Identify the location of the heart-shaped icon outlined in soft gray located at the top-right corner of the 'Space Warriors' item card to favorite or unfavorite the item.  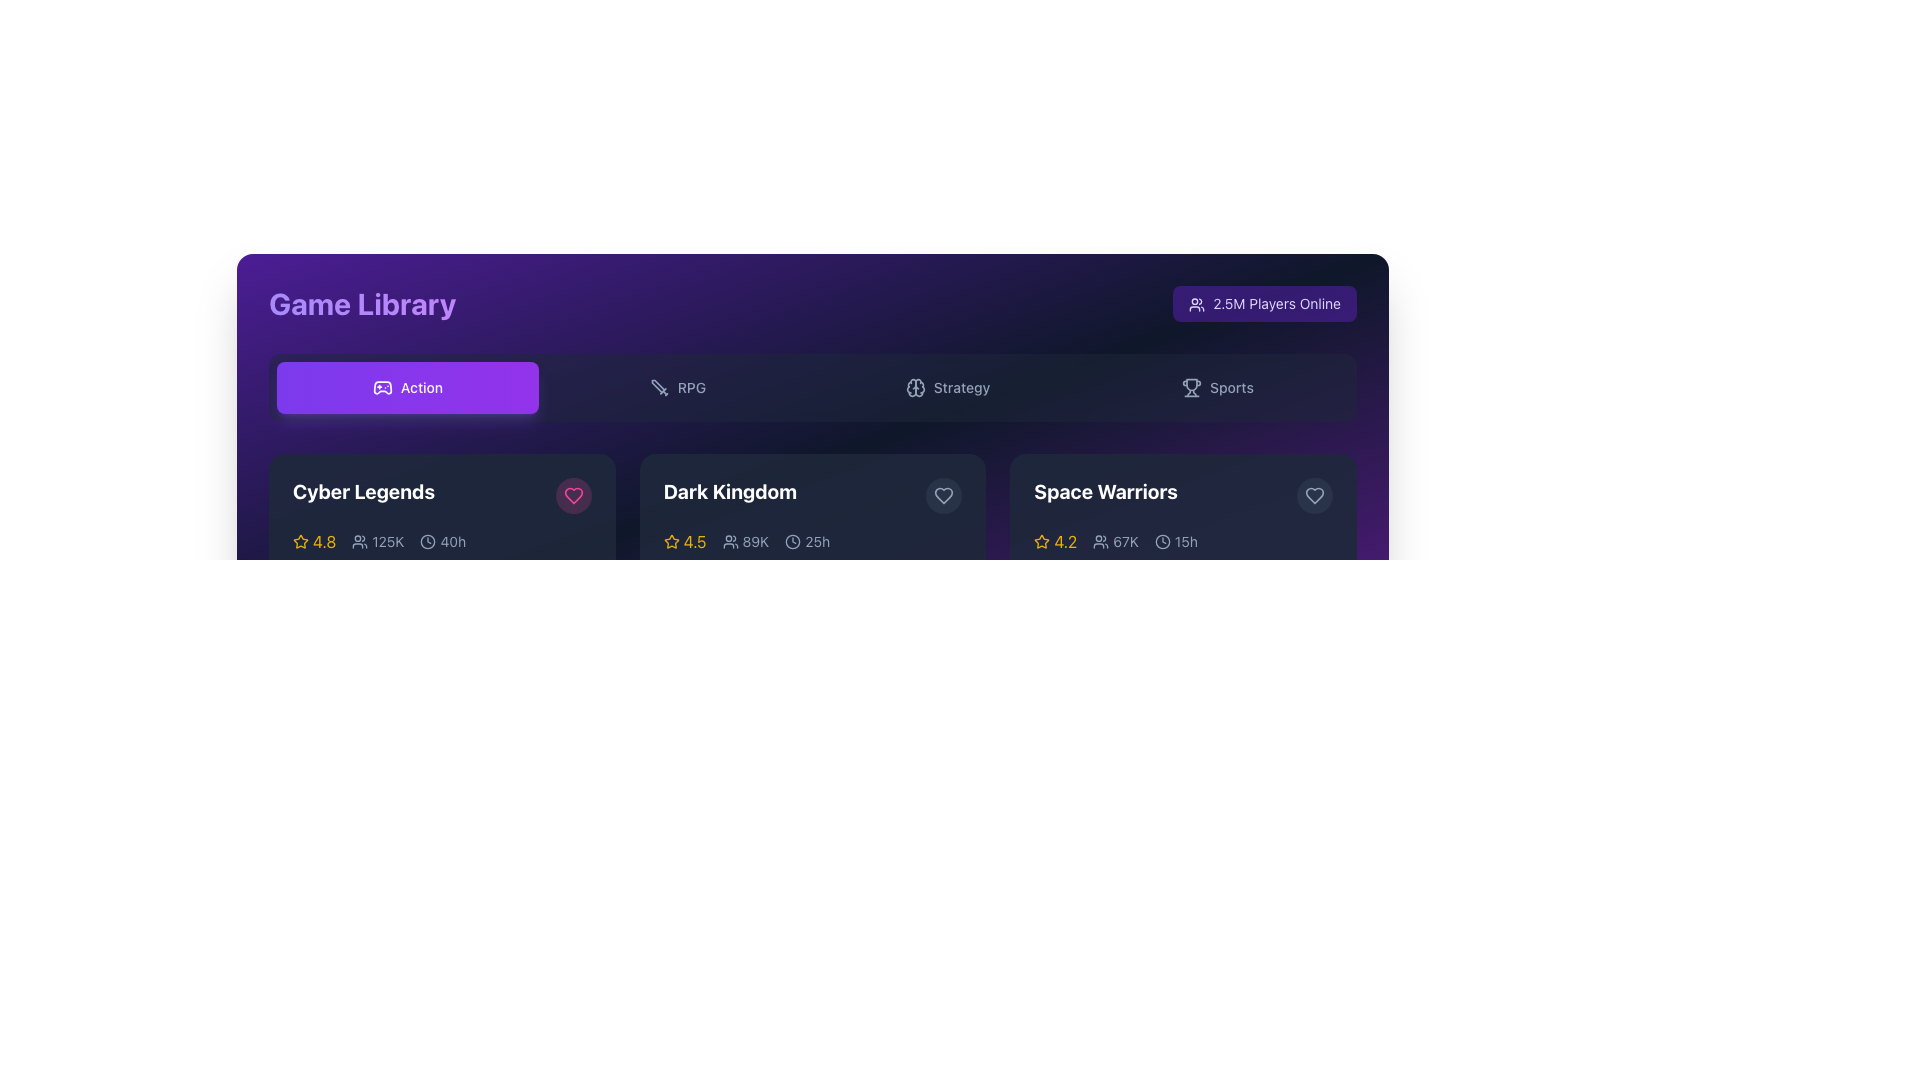
(1315, 495).